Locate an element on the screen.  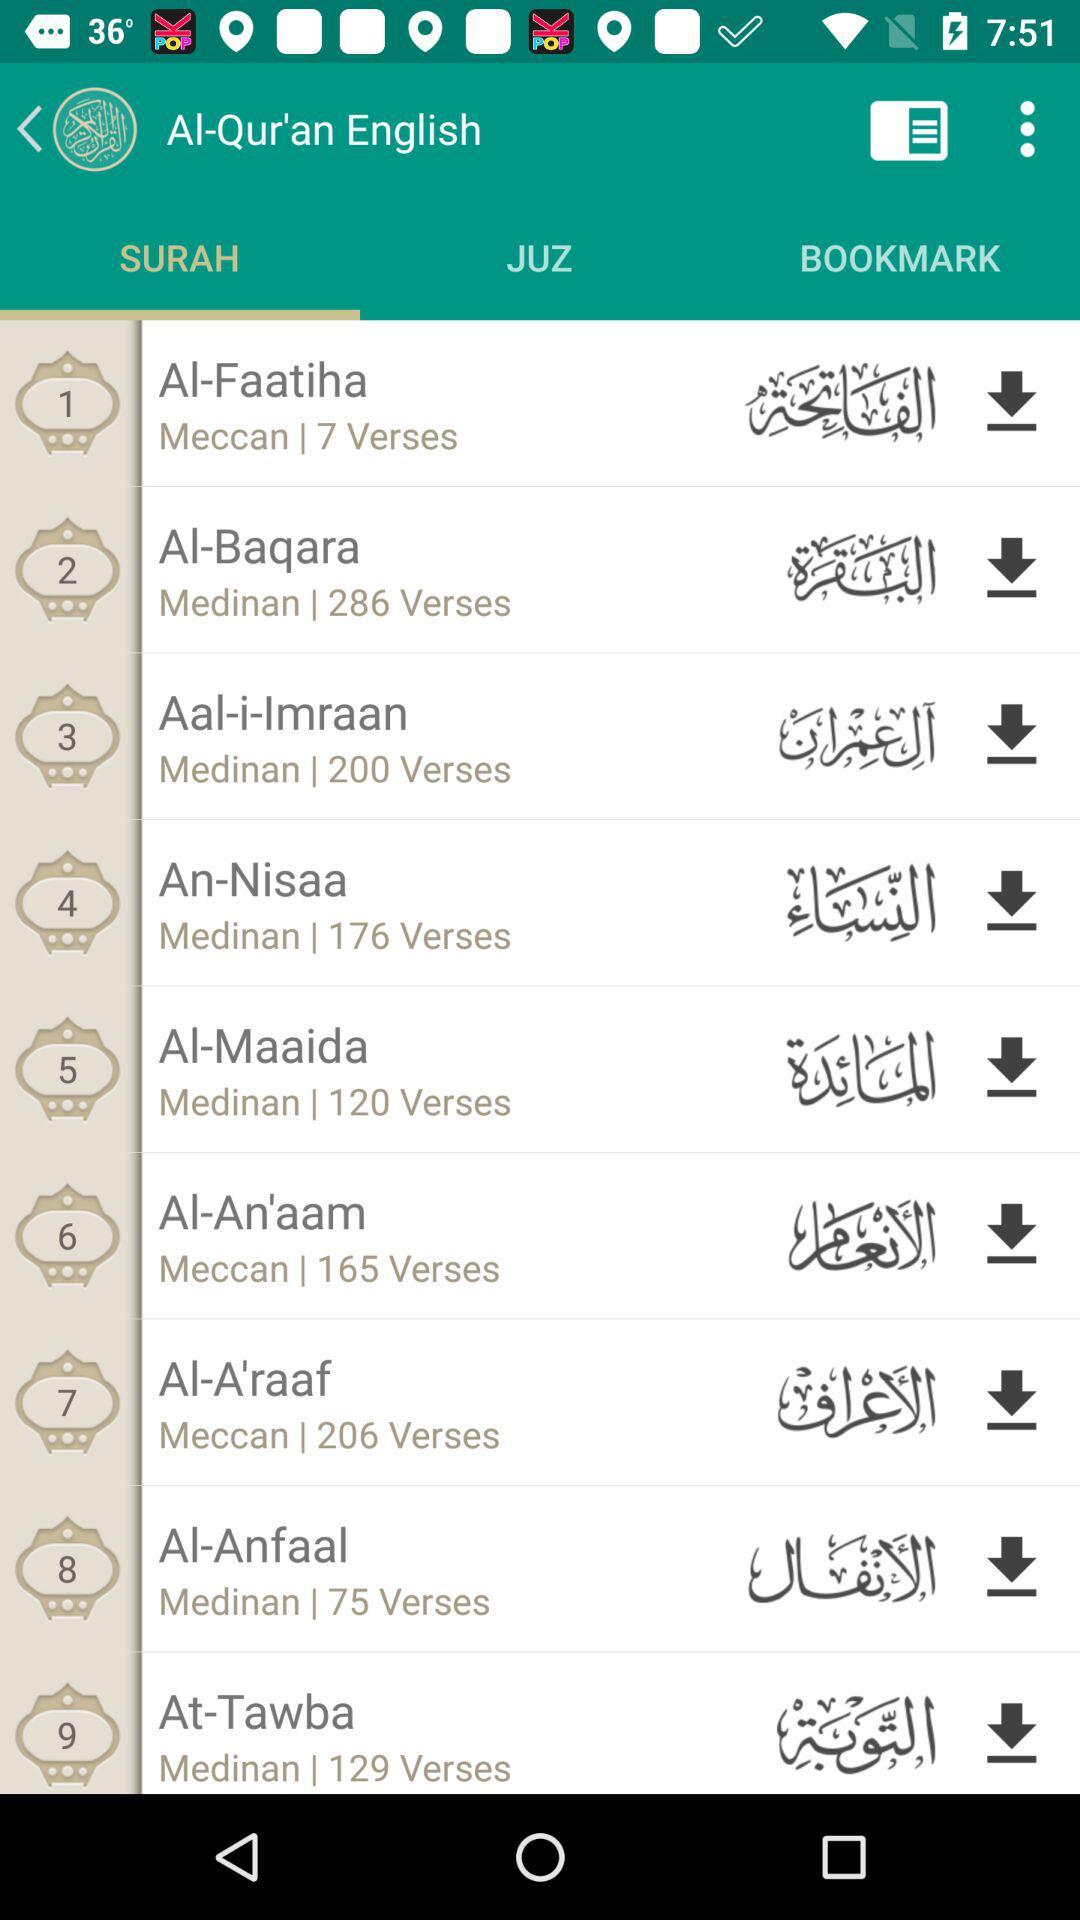
see adress book is located at coordinates (909, 127).